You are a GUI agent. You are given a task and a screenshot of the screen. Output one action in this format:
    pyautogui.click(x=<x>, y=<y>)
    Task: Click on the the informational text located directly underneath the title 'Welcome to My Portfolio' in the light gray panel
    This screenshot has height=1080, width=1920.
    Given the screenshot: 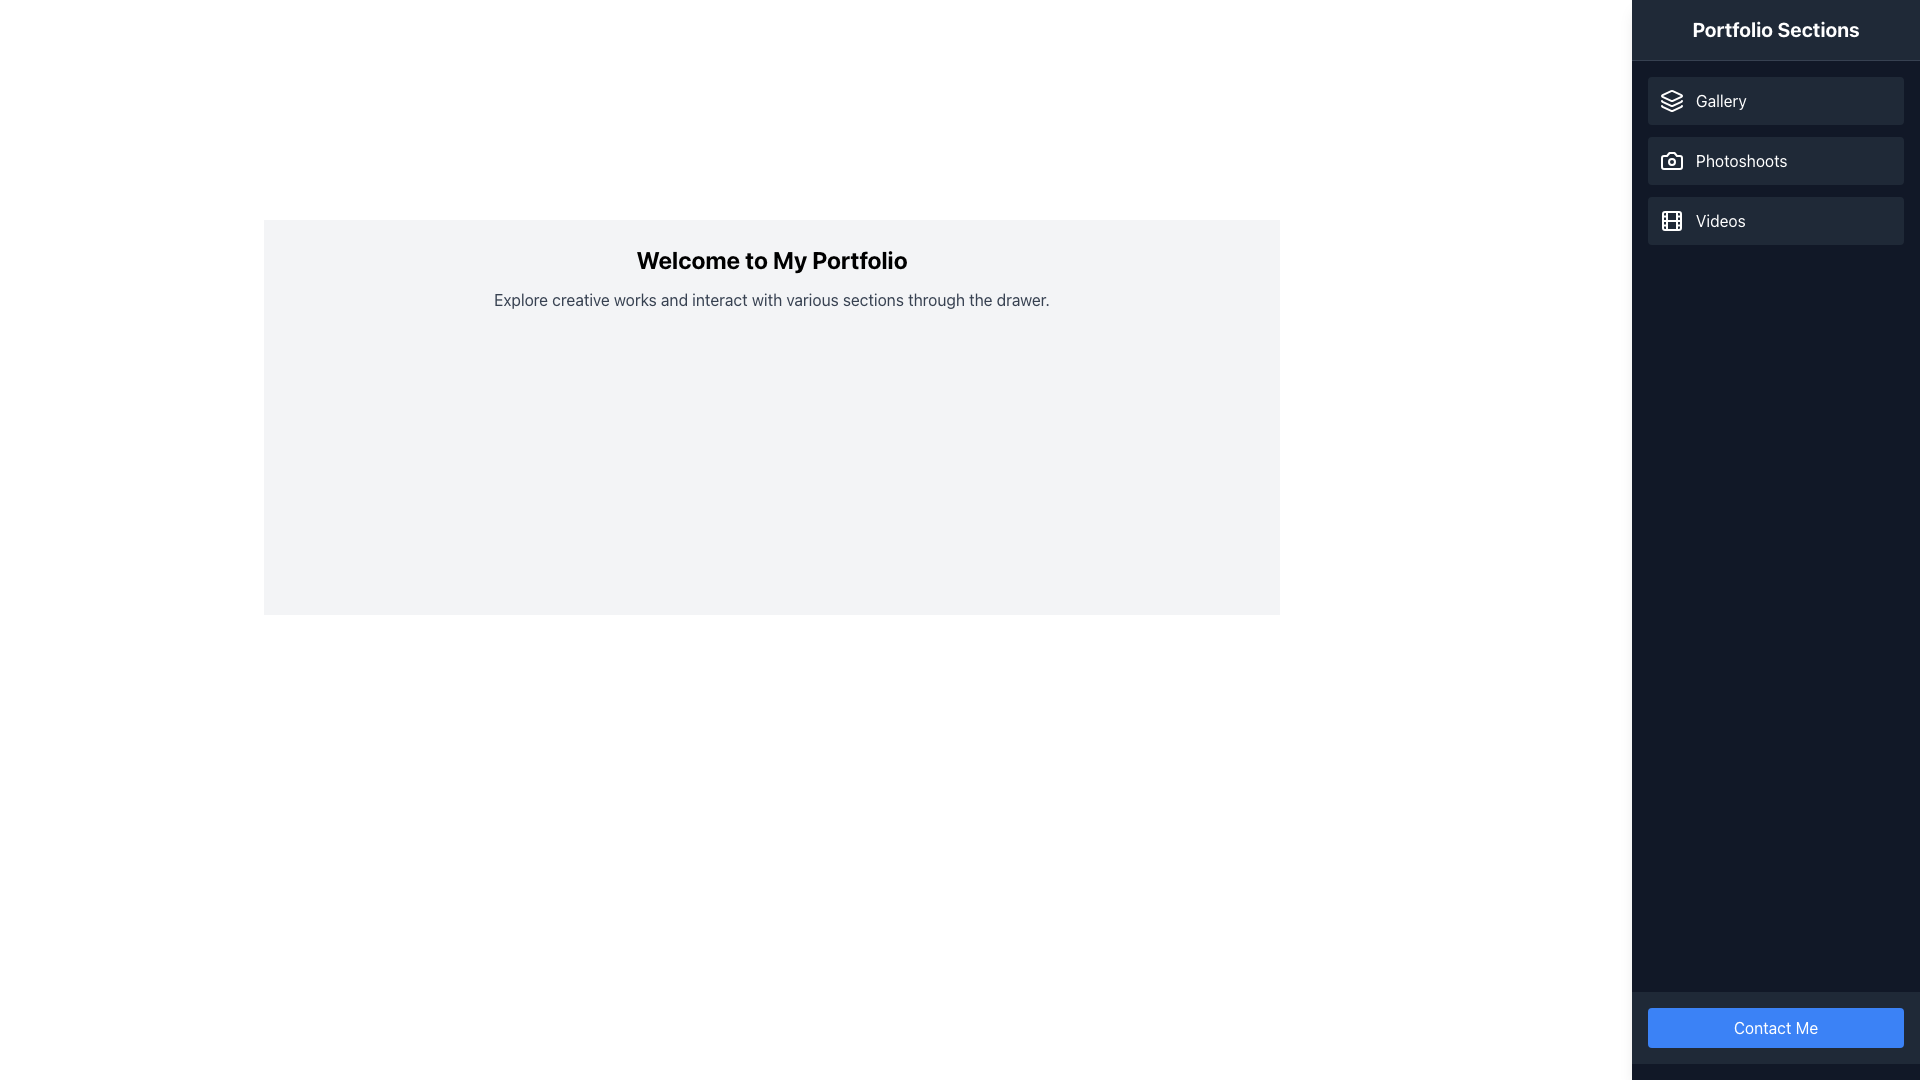 What is the action you would take?
    pyautogui.click(x=771, y=300)
    